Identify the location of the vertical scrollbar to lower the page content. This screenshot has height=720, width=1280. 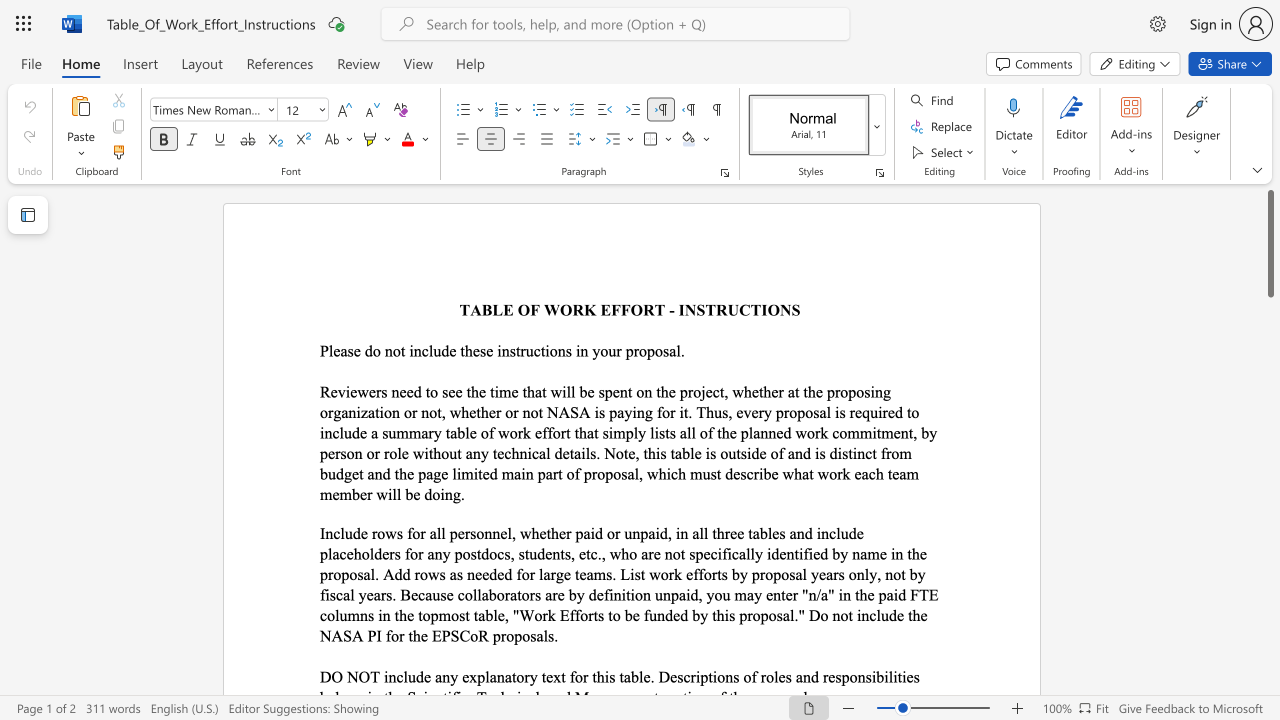
(1269, 550).